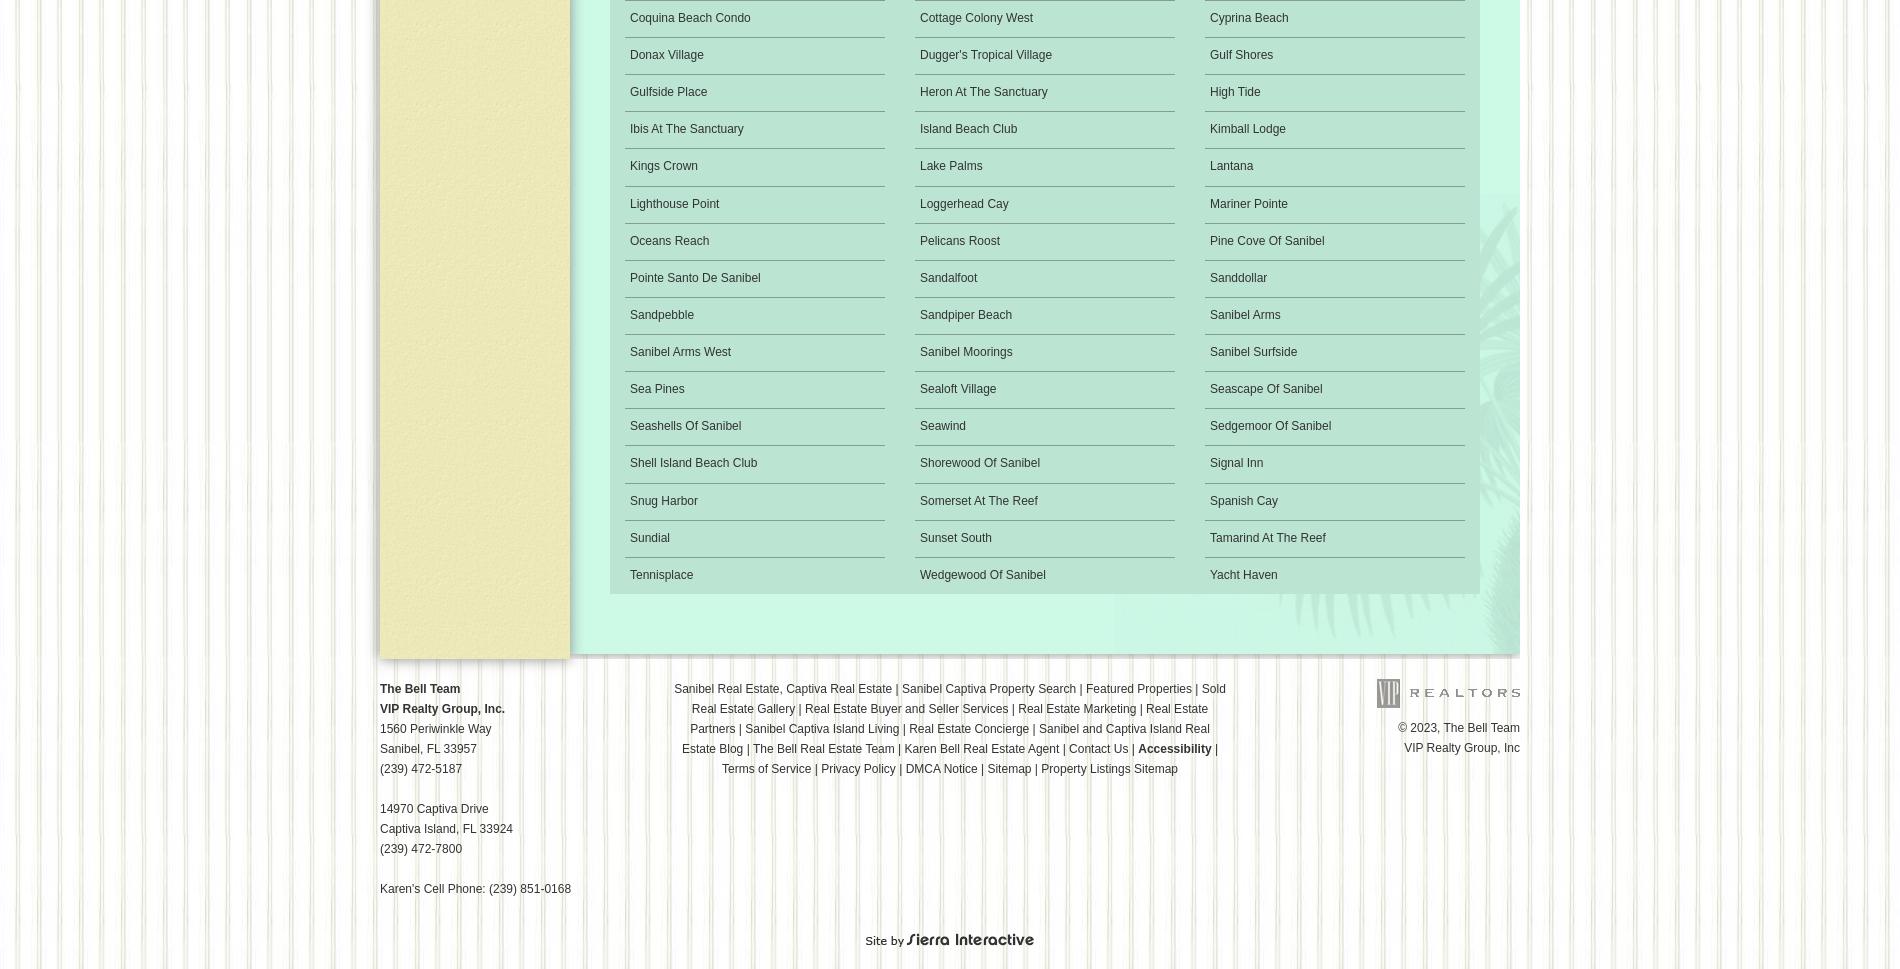 Image resolution: width=1900 pixels, height=969 pixels. What do you see at coordinates (918, 128) in the screenshot?
I see `'Island Beach Club'` at bounding box center [918, 128].